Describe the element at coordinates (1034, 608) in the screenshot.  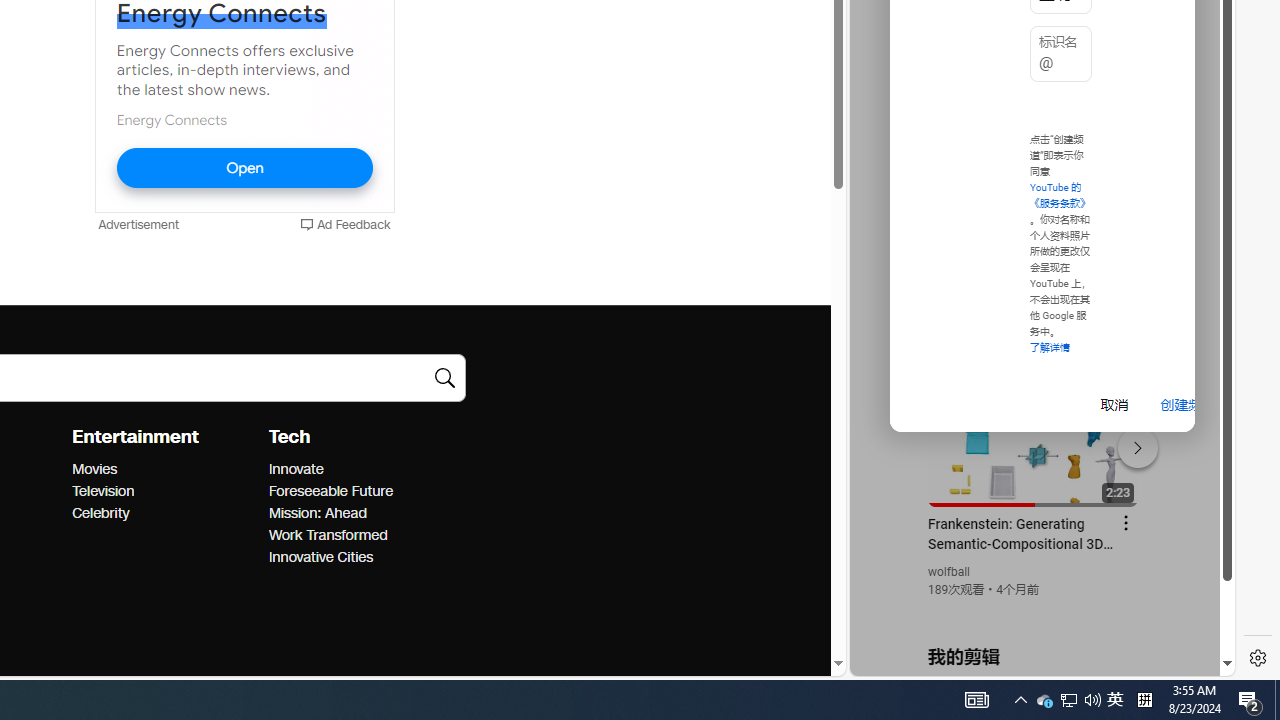
I see `'you'` at that location.